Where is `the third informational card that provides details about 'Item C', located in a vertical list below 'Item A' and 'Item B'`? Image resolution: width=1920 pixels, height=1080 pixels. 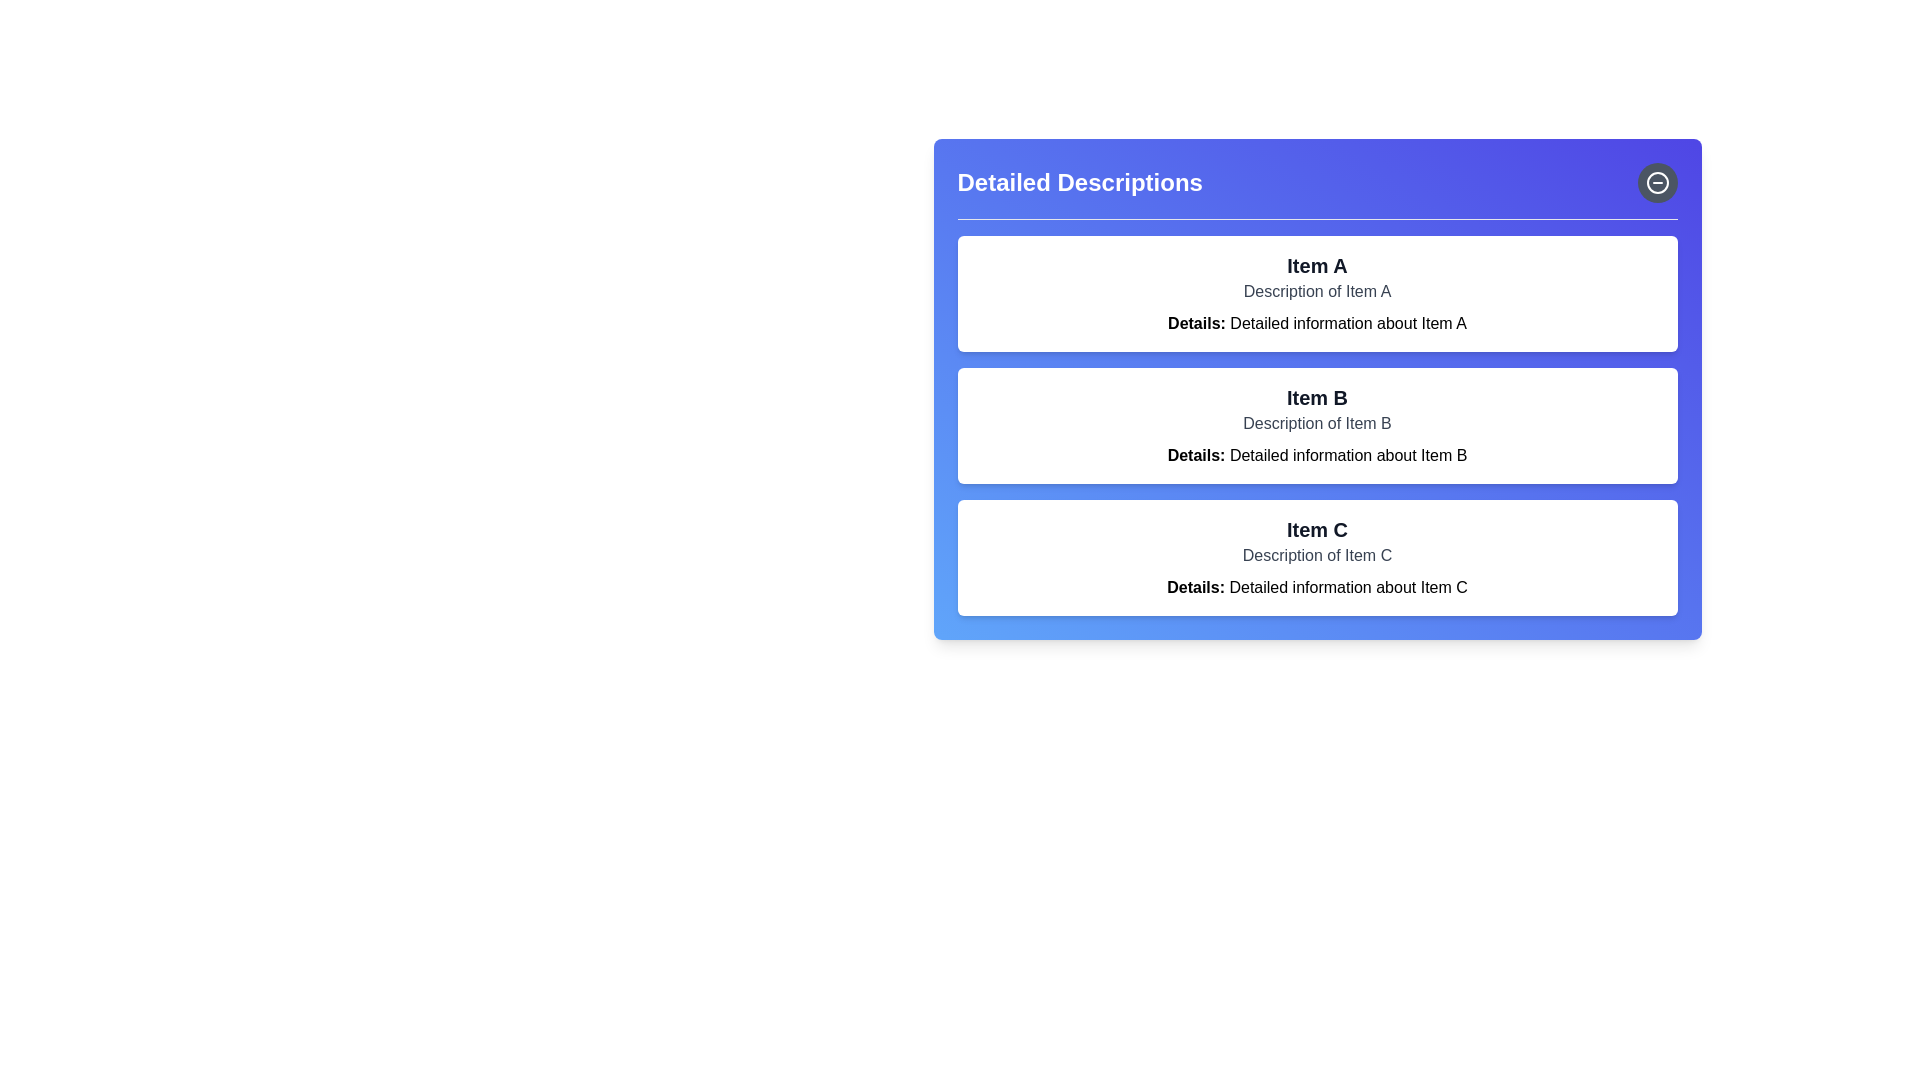
the third informational card that provides details about 'Item C', located in a vertical list below 'Item A' and 'Item B' is located at coordinates (1317, 558).